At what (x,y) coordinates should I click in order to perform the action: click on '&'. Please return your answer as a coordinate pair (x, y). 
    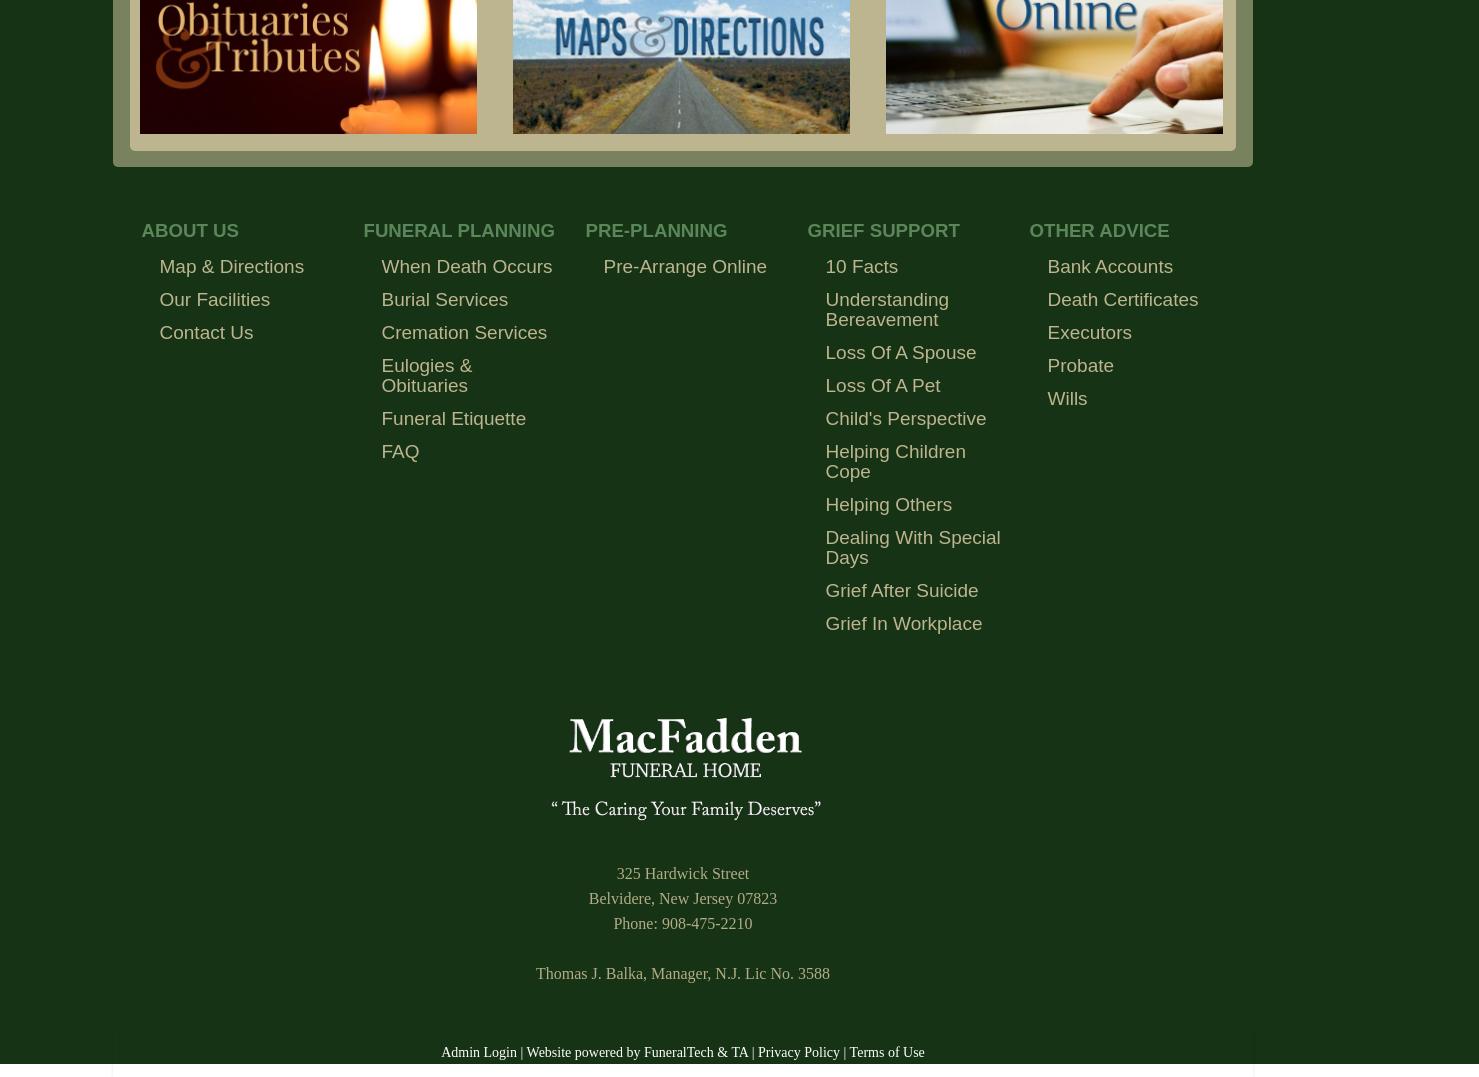
    Looking at the image, I should click on (713, 1052).